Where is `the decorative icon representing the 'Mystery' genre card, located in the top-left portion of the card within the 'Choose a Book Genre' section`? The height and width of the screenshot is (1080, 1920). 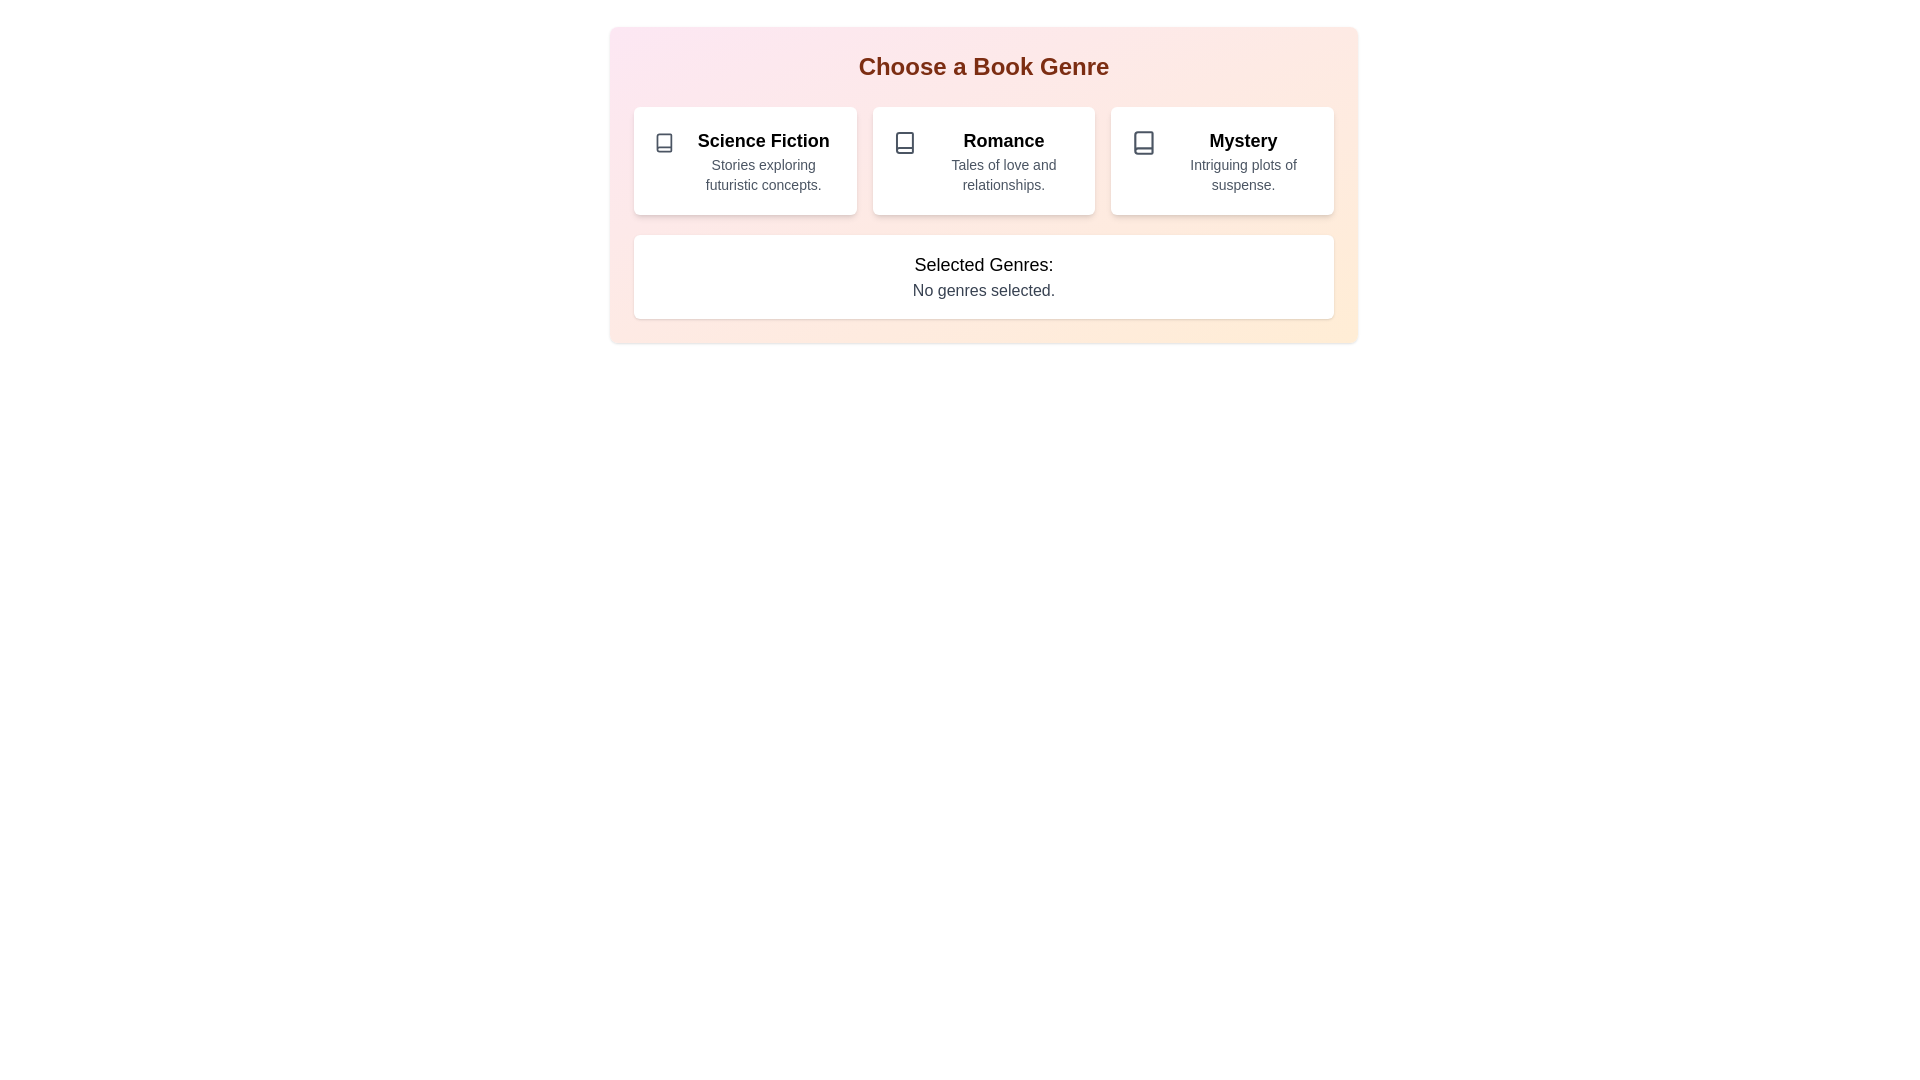 the decorative icon representing the 'Mystery' genre card, located in the top-left portion of the card within the 'Choose a Book Genre' section is located at coordinates (1144, 141).